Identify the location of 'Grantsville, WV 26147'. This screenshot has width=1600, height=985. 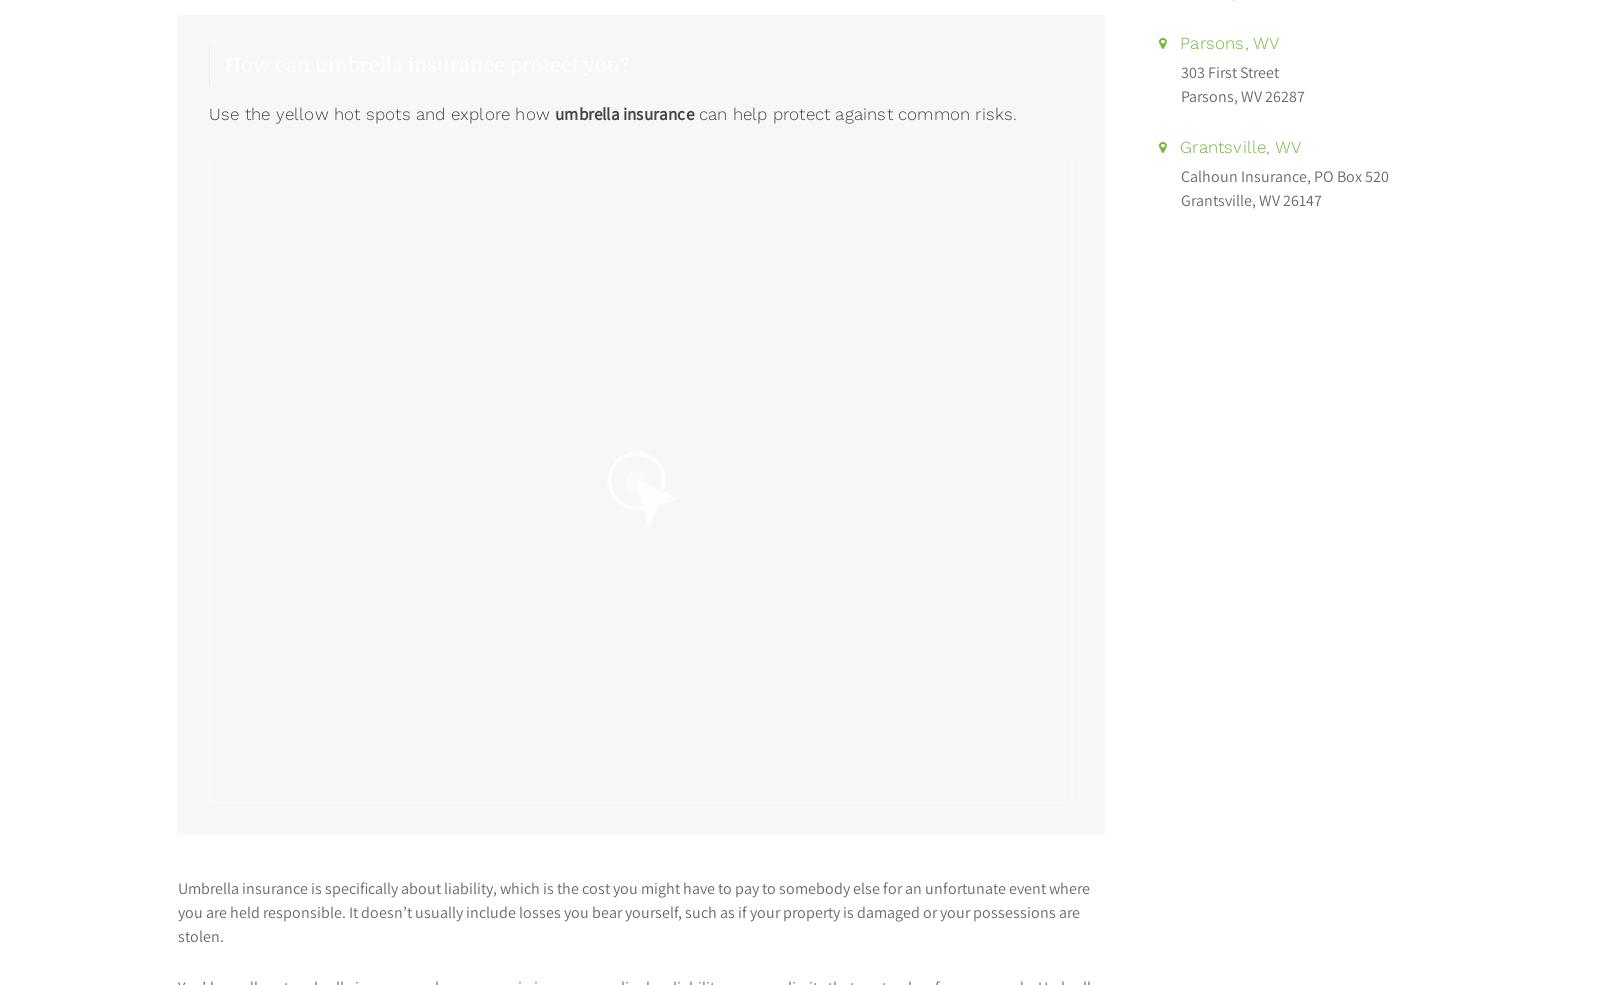
(1250, 199).